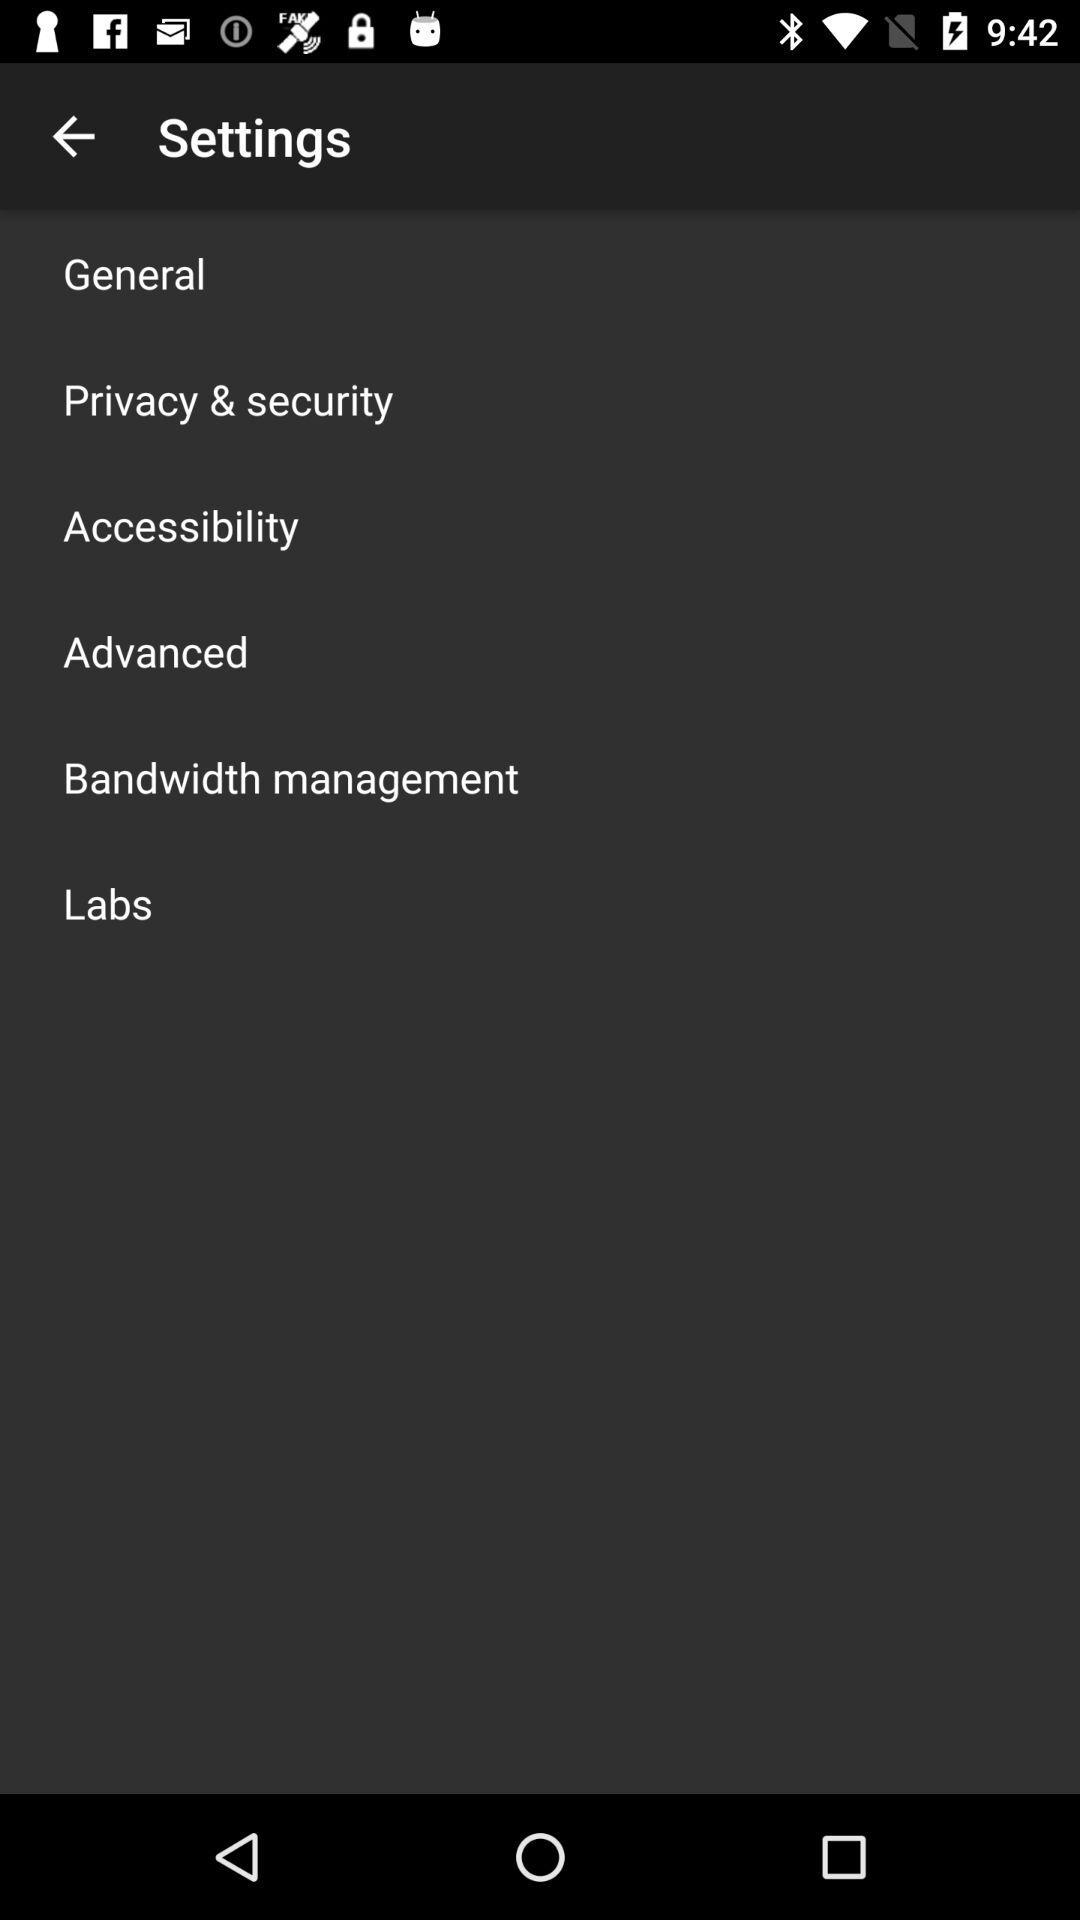 This screenshot has height=1920, width=1080. I want to click on item below the advanced item, so click(290, 776).